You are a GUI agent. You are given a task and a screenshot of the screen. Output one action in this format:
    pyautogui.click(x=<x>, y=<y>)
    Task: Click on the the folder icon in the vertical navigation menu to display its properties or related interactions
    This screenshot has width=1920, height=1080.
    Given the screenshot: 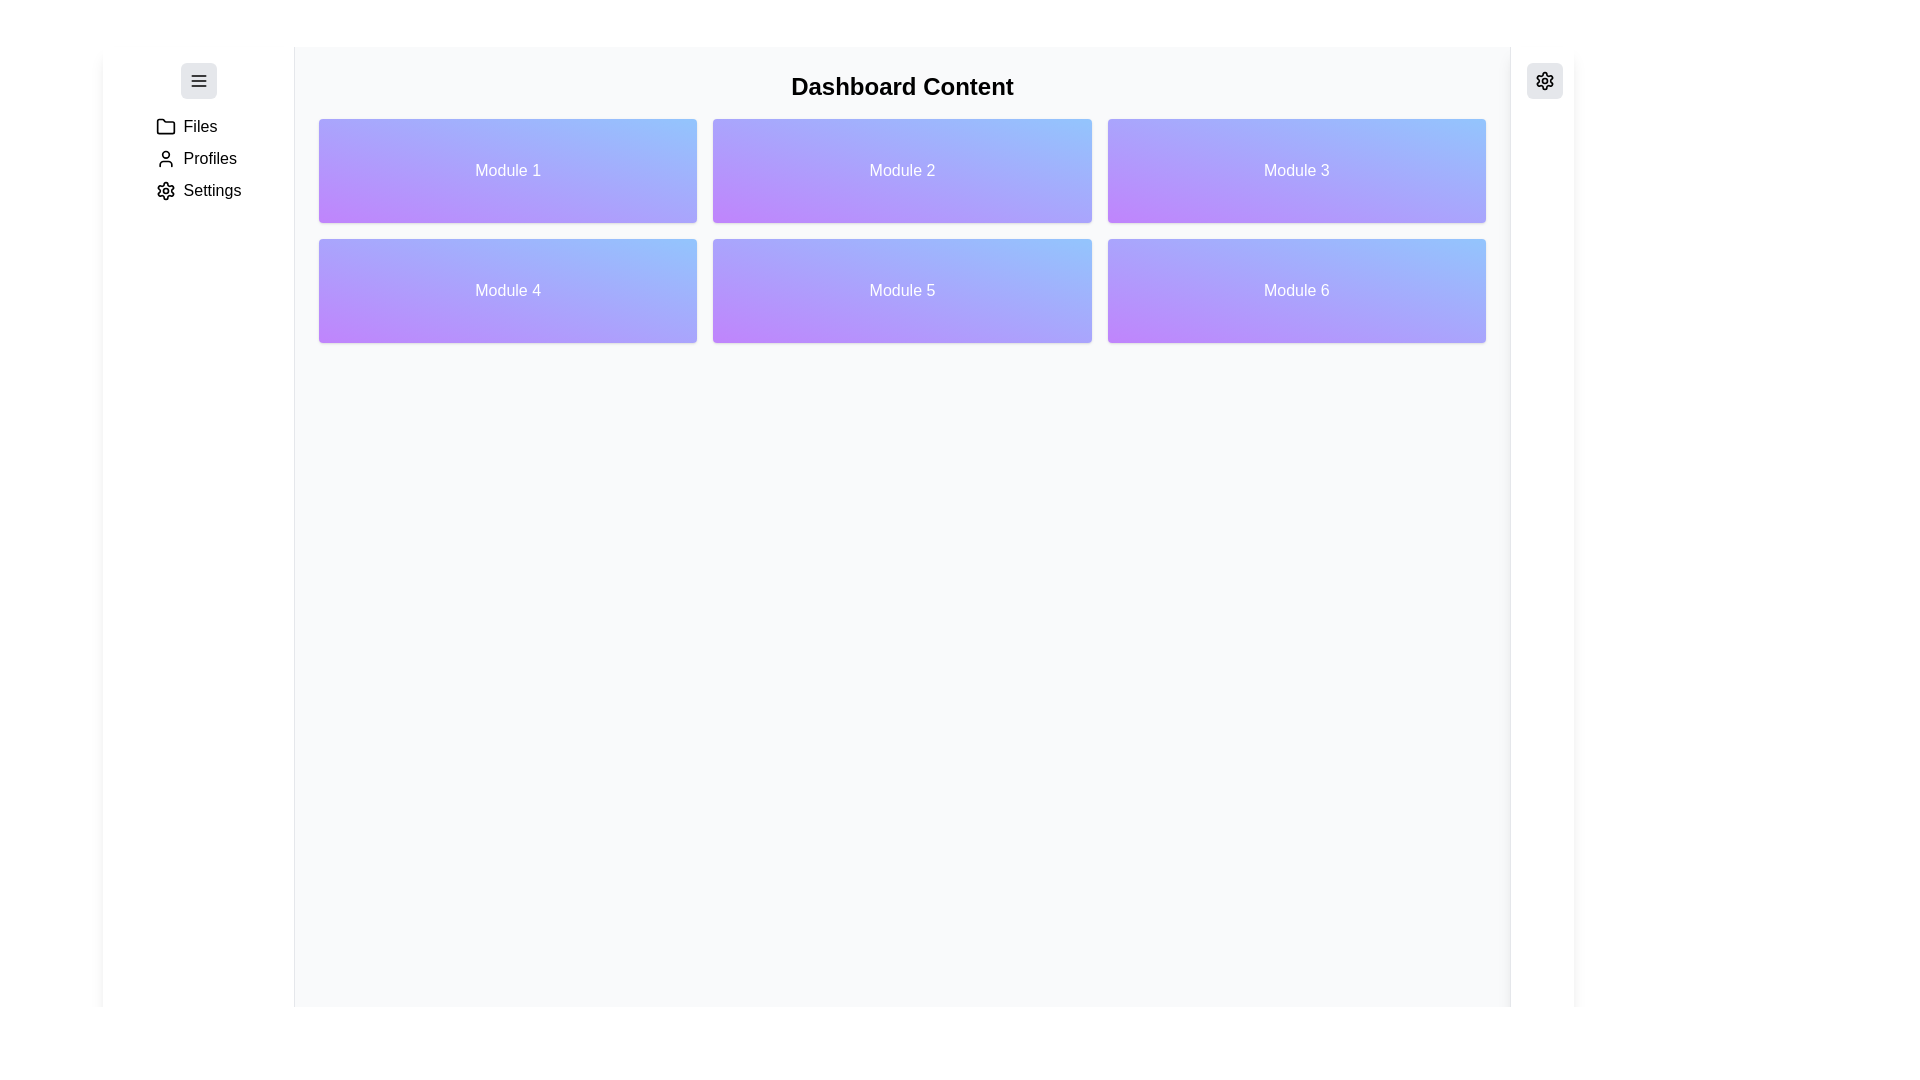 What is the action you would take?
    pyautogui.click(x=165, y=127)
    